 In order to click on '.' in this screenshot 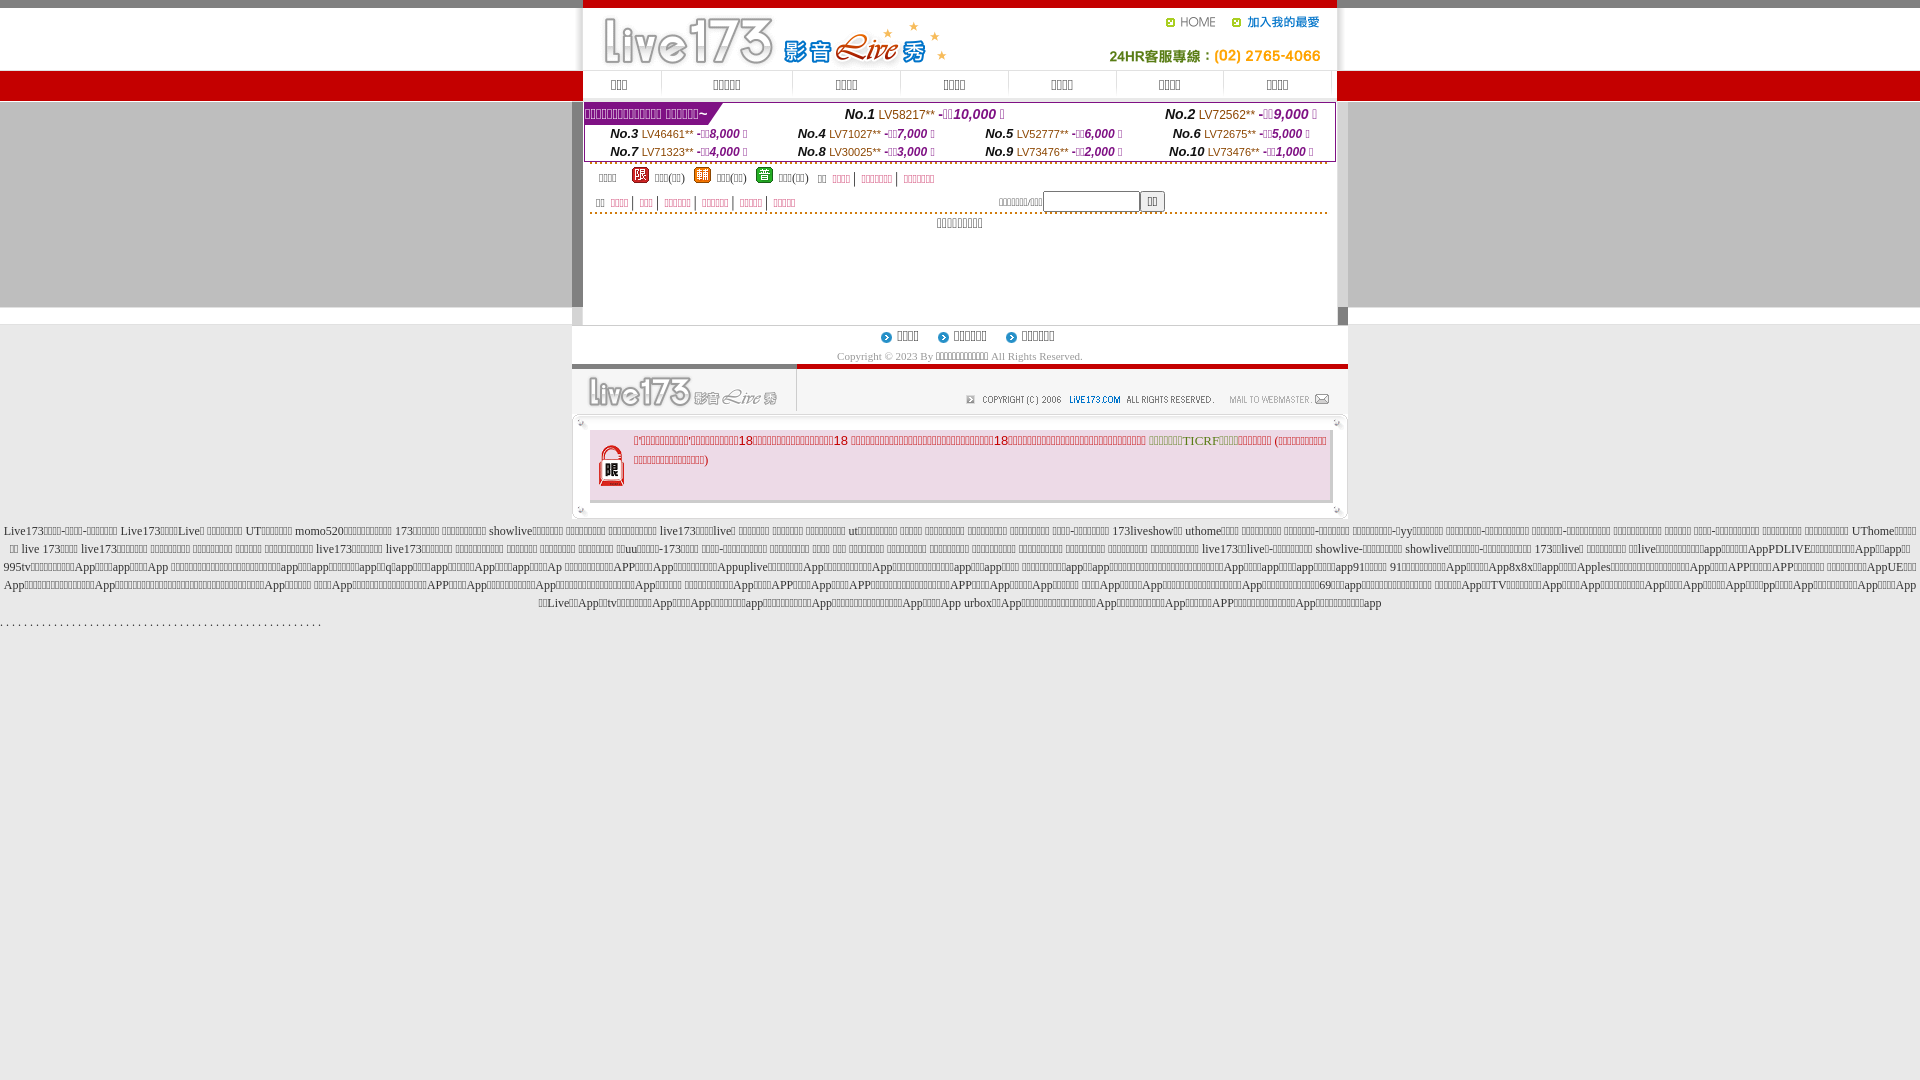, I will do `click(132, 620)`.